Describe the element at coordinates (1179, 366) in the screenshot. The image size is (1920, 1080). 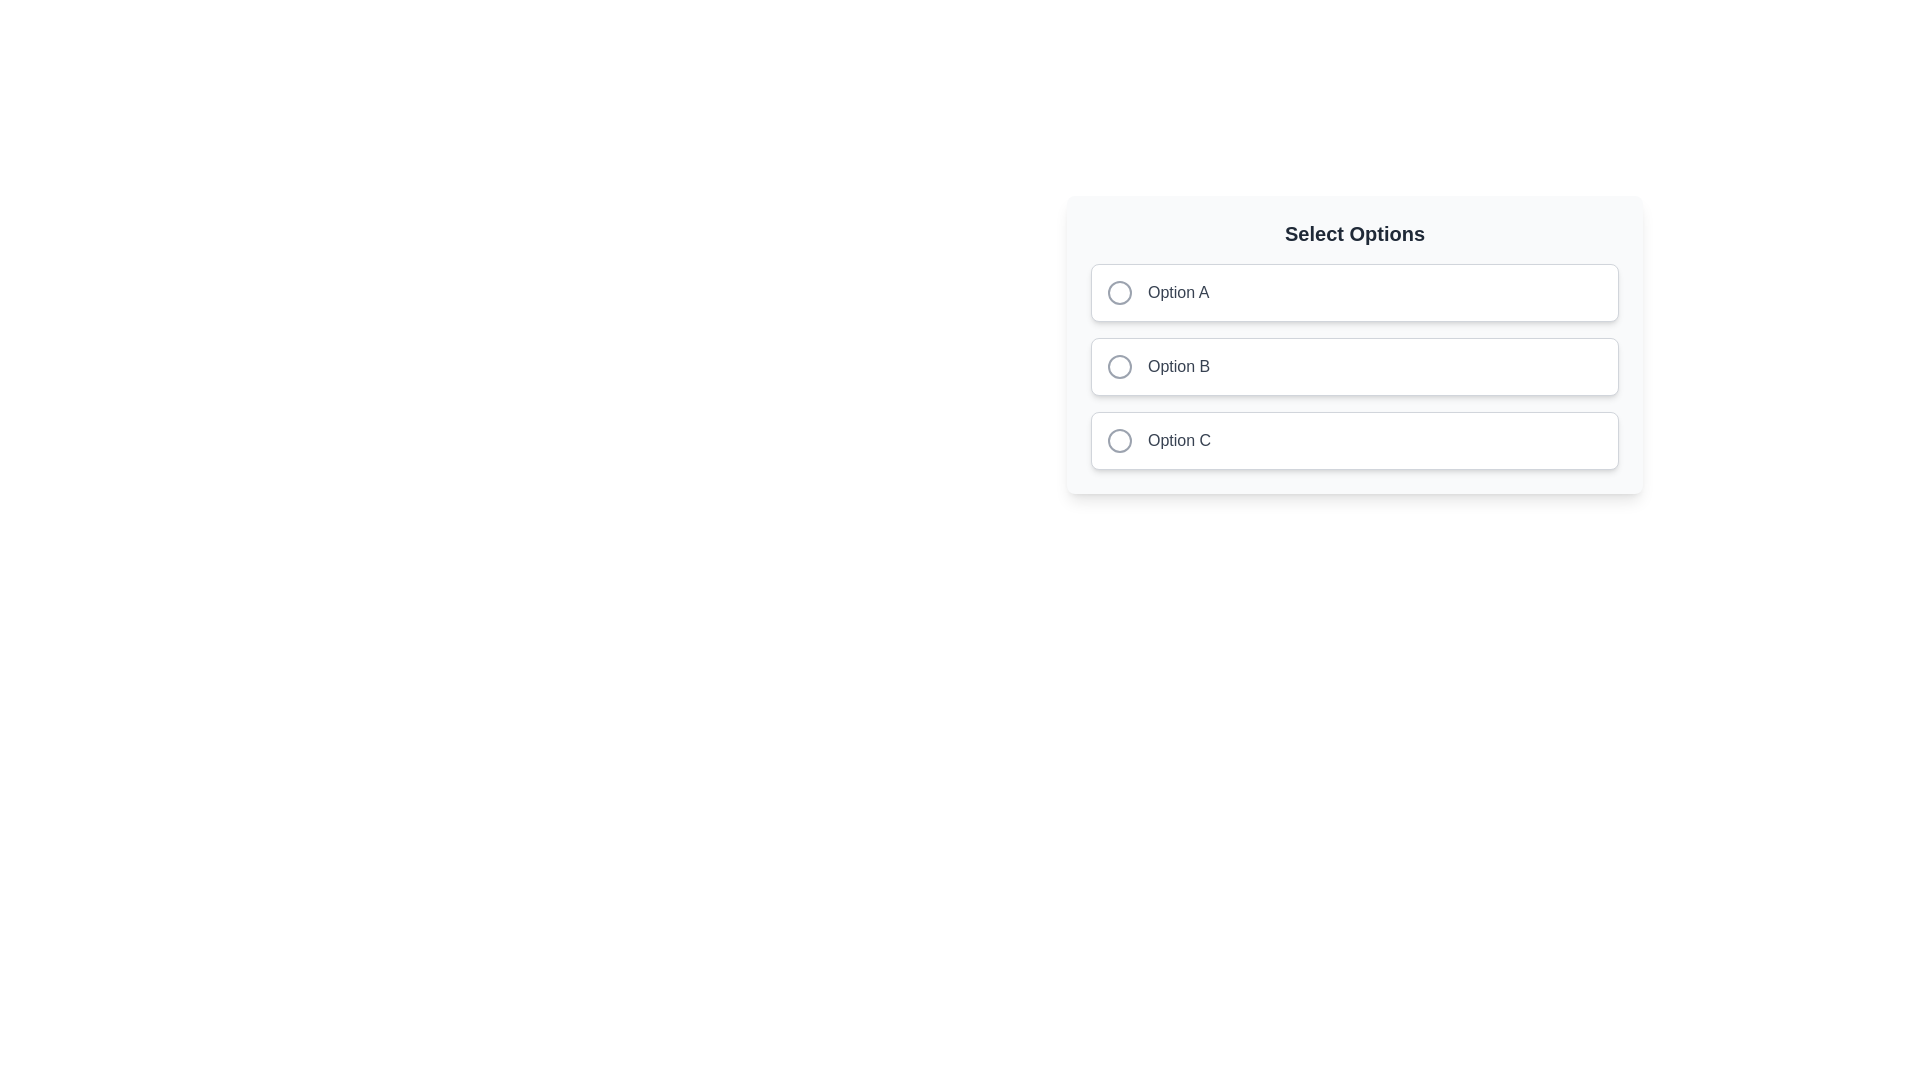
I see `the text label displaying 'Option B', which is styled in medium gray font and located below 'Option A' with a radio button to its left` at that location.